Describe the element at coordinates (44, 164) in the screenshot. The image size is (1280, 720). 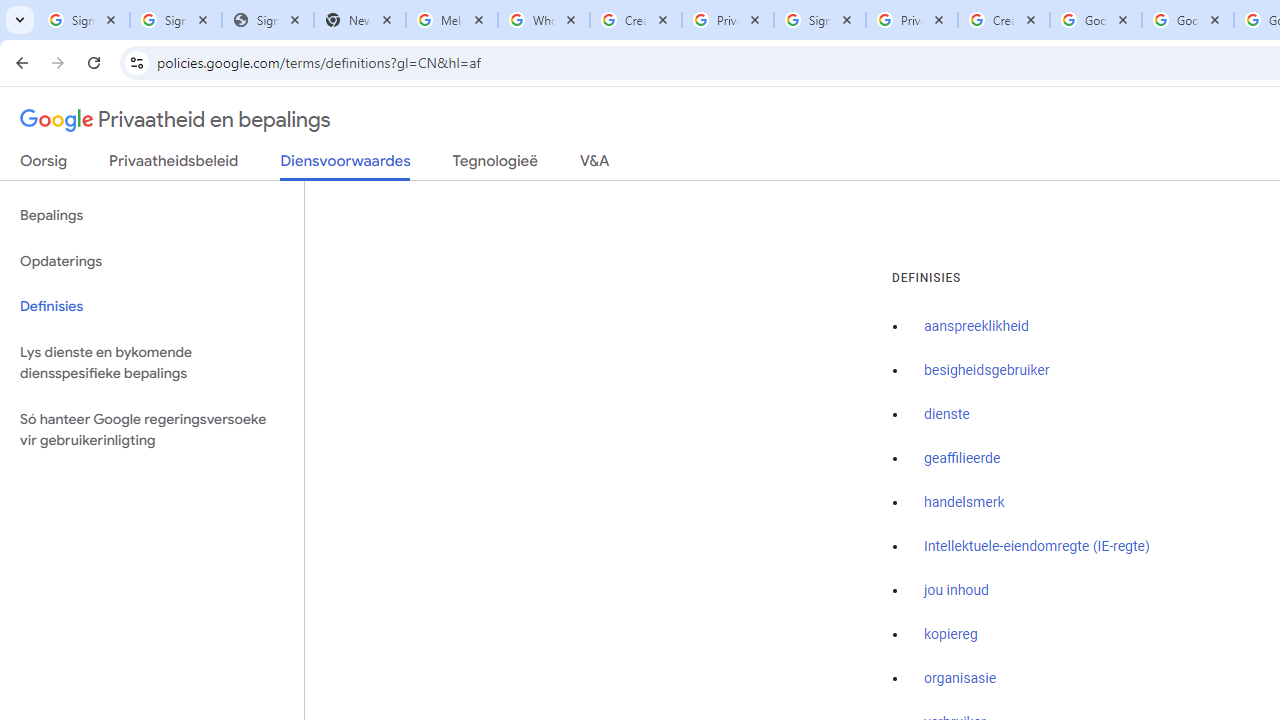
I see `'Oorsig'` at that location.